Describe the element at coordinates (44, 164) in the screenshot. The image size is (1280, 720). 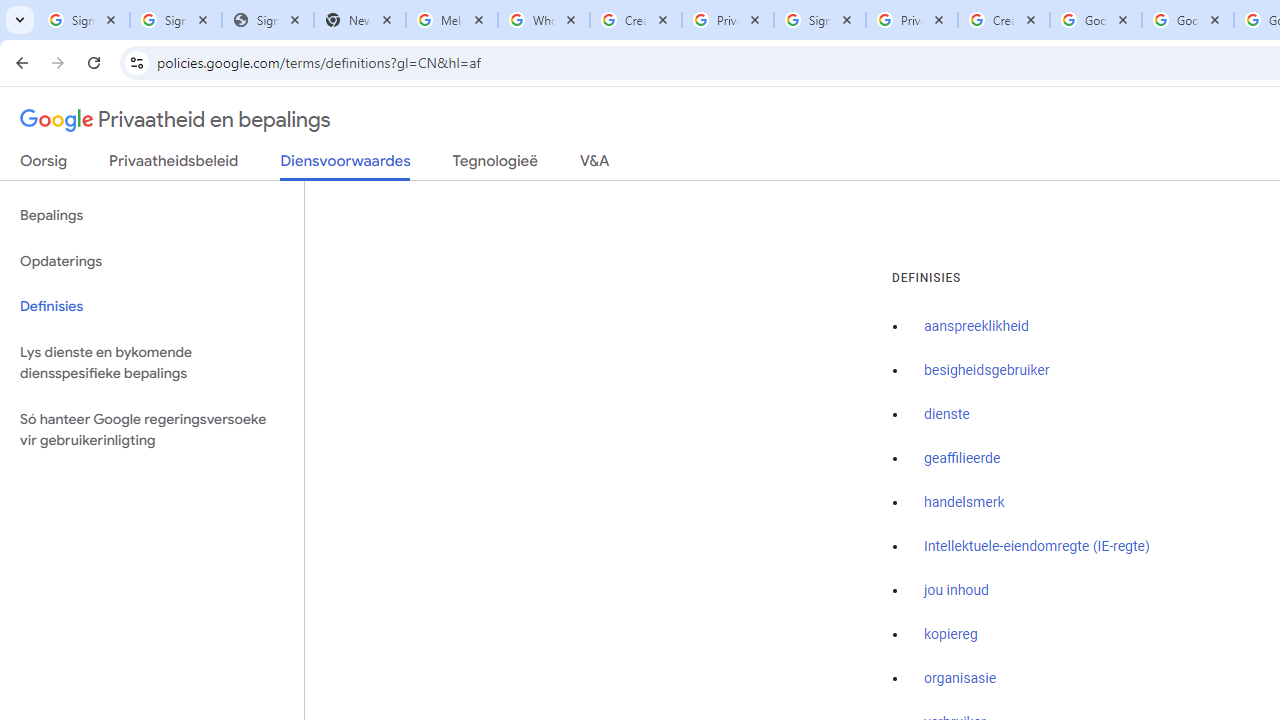
I see `'Oorsig'` at that location.